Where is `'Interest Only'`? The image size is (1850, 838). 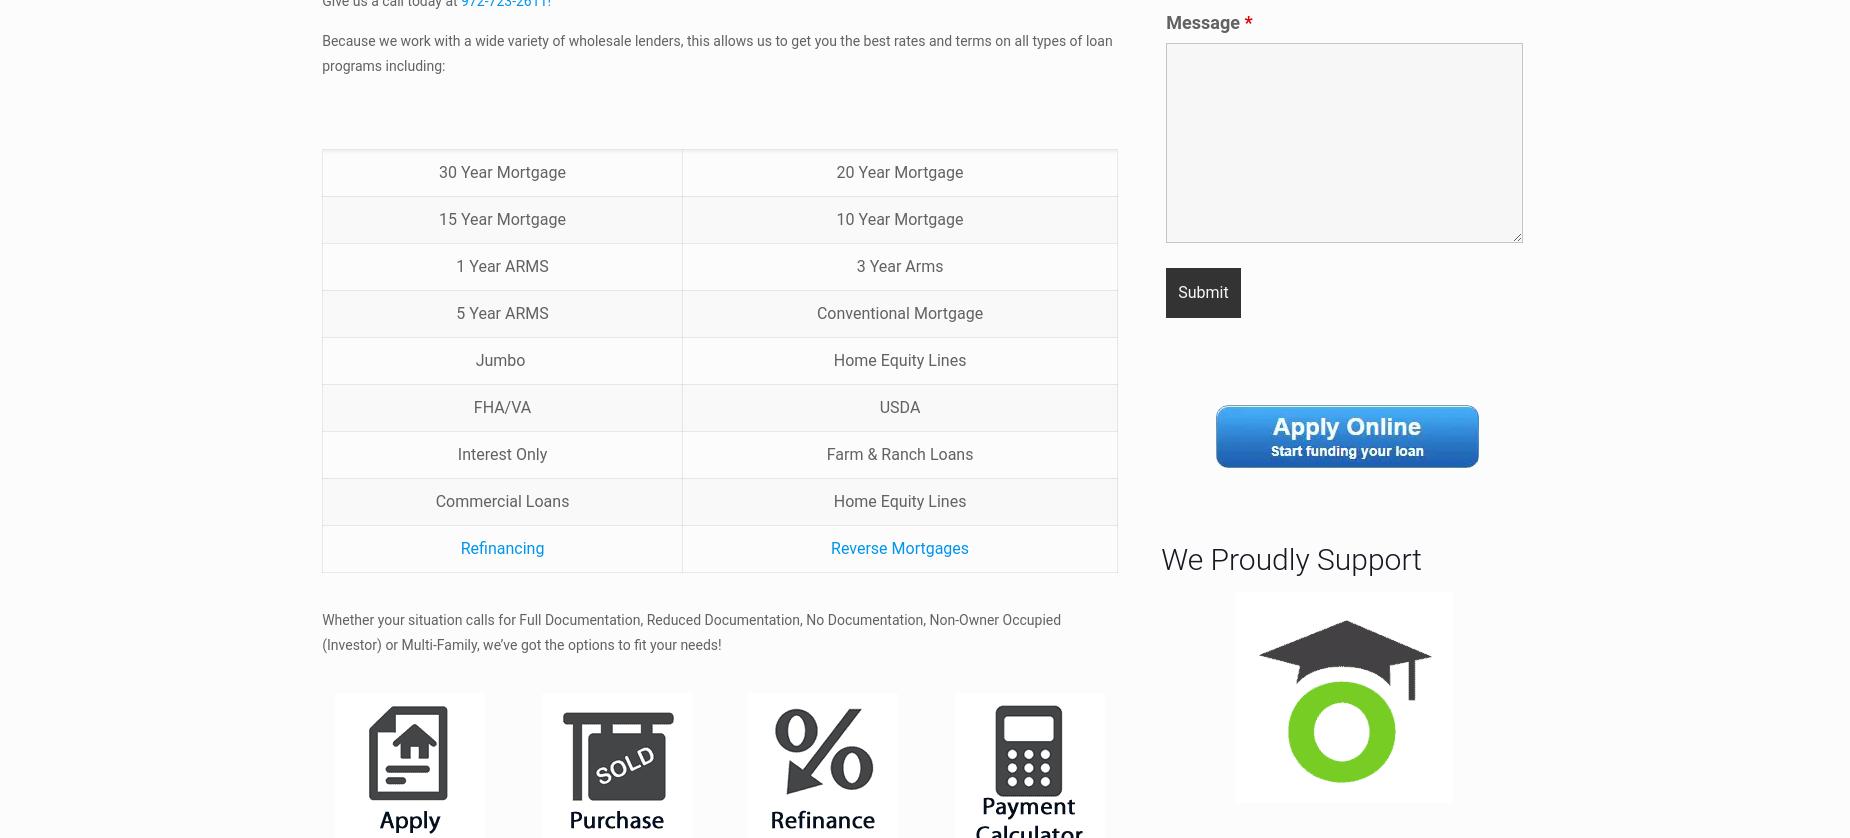
'Interest Only' is located at coordinates (502, 453).